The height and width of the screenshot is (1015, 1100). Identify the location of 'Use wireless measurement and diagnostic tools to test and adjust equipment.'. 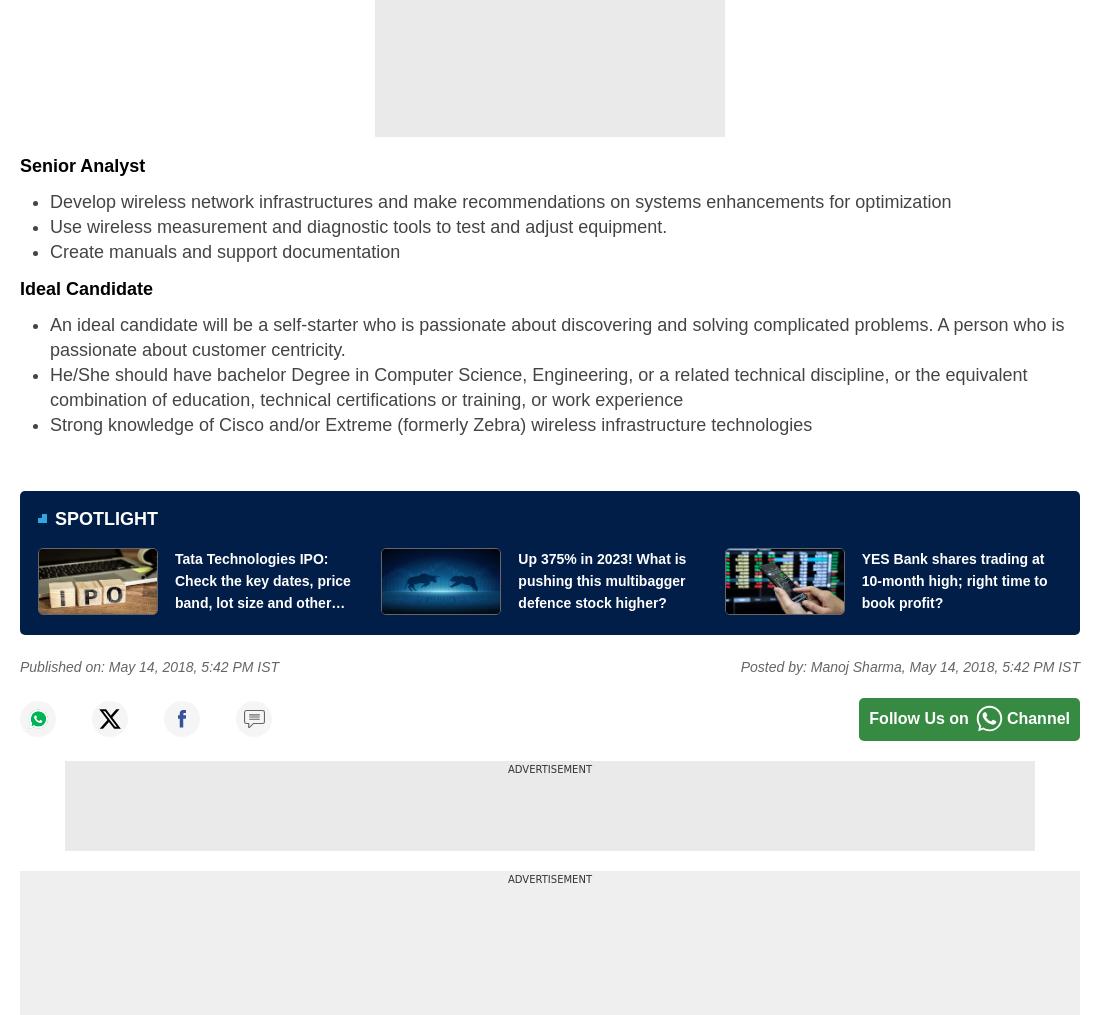
(358, 226).